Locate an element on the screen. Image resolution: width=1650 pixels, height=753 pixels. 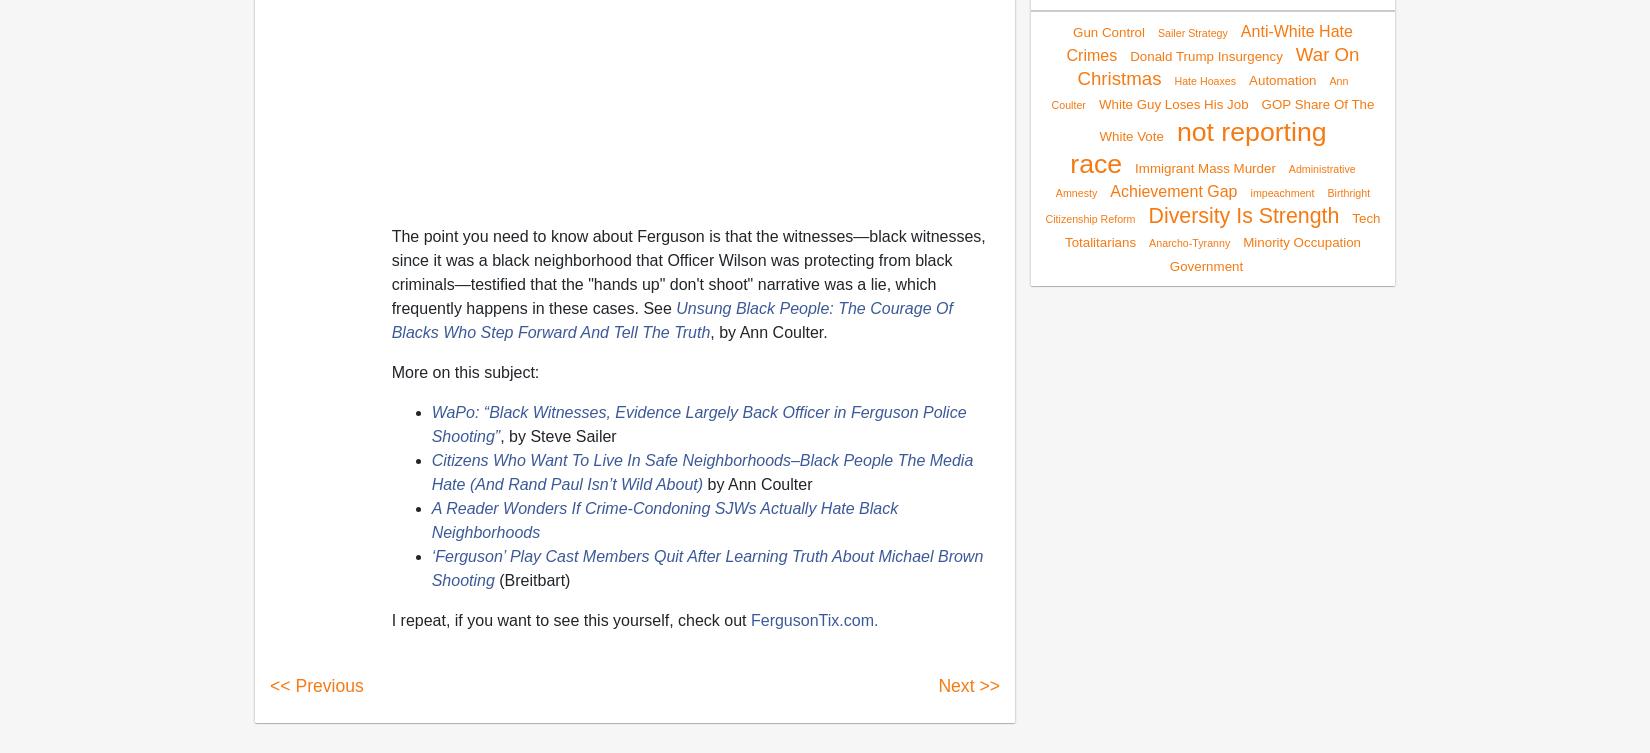
'A Reader Wonders If Crime-Condoning SJWs Actually Hate Black Neighborhoods' is located at coordinates (663, 519).